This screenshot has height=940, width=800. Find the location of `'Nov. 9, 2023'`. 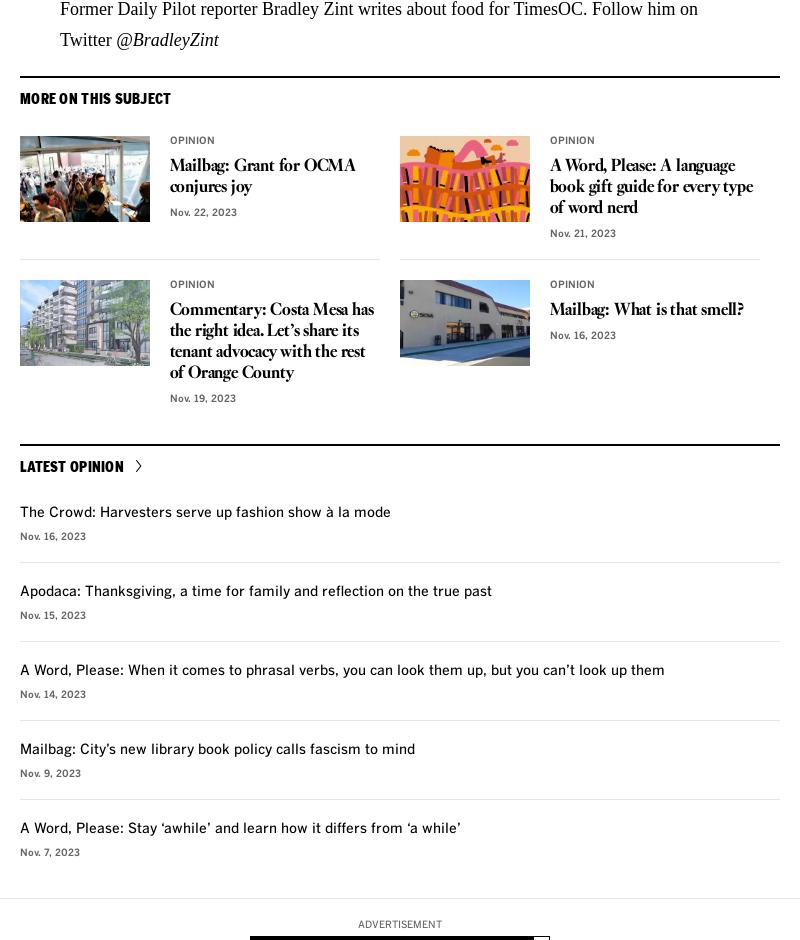

'Nov. 9, 2023' is located at coordinates (49, 771).